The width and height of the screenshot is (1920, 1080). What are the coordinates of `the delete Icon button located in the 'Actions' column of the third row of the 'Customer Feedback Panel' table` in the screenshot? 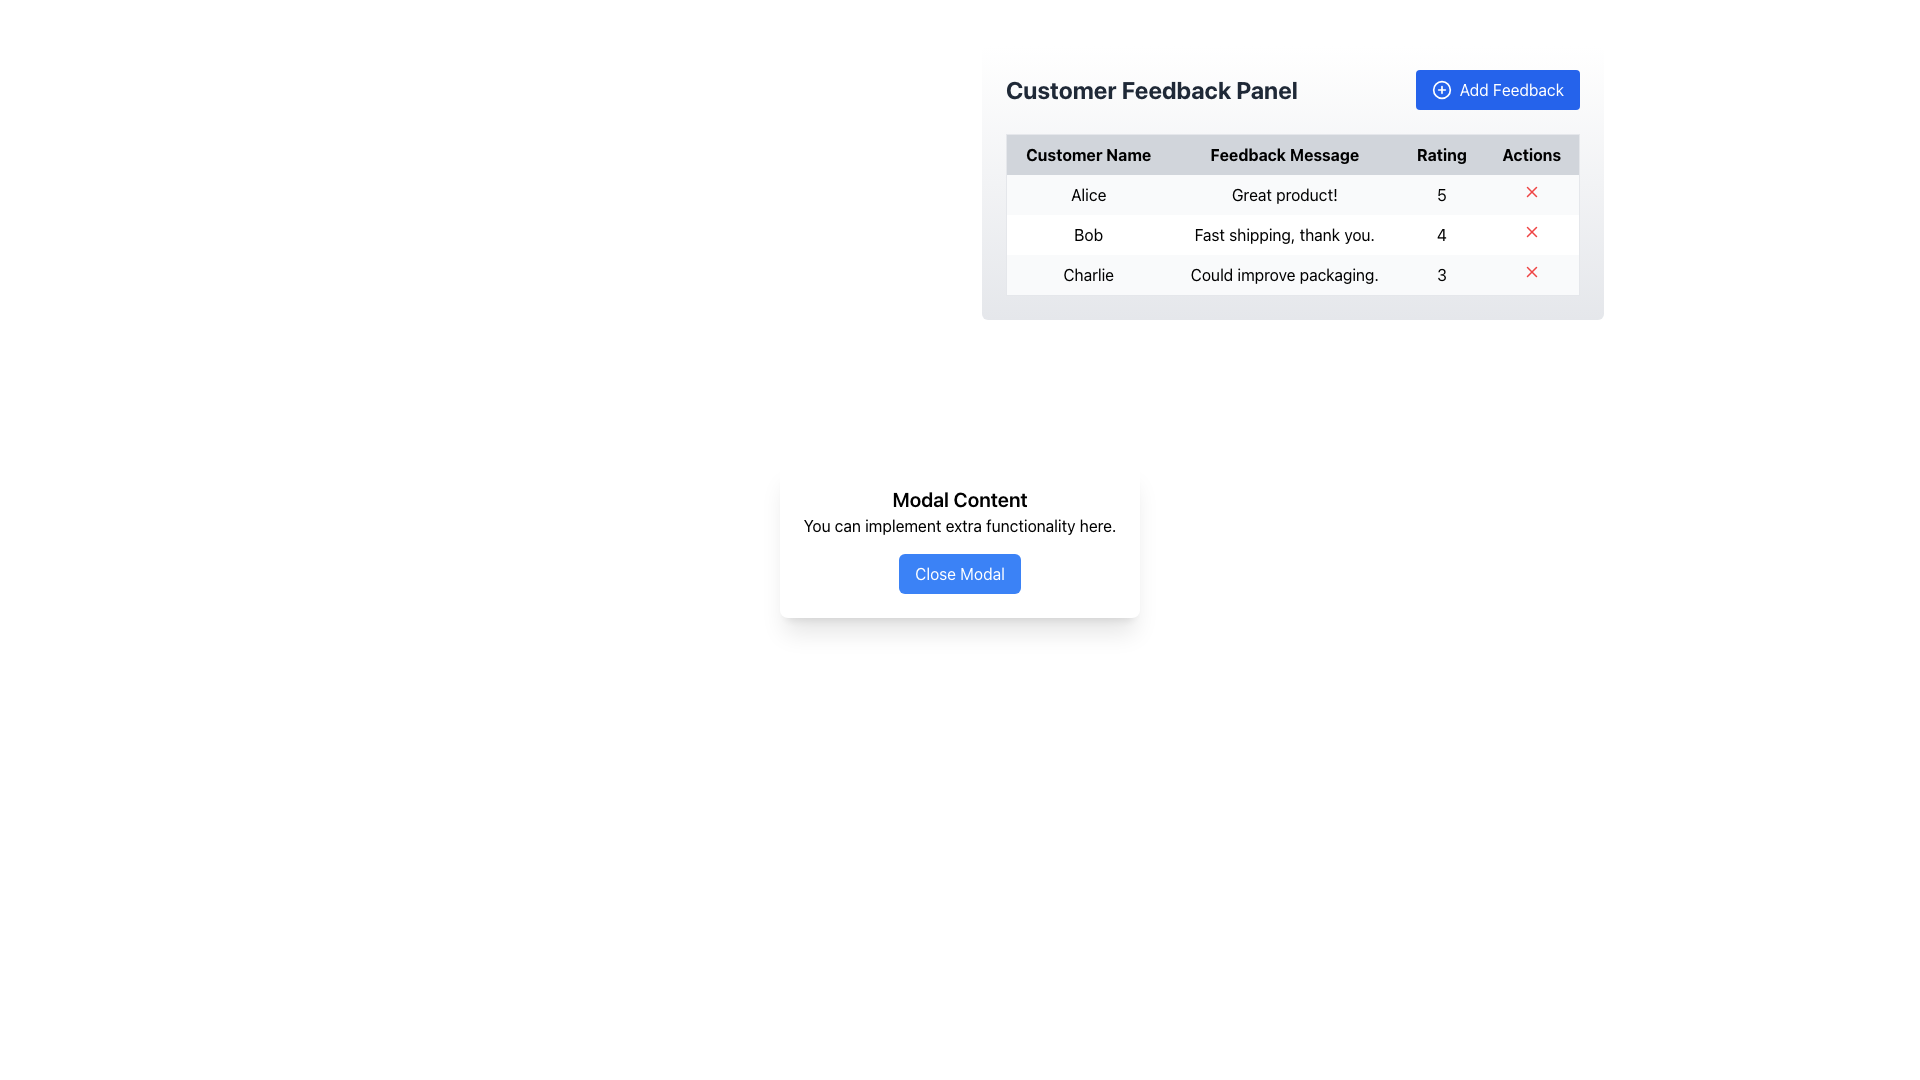 It's located at (1530, 272).